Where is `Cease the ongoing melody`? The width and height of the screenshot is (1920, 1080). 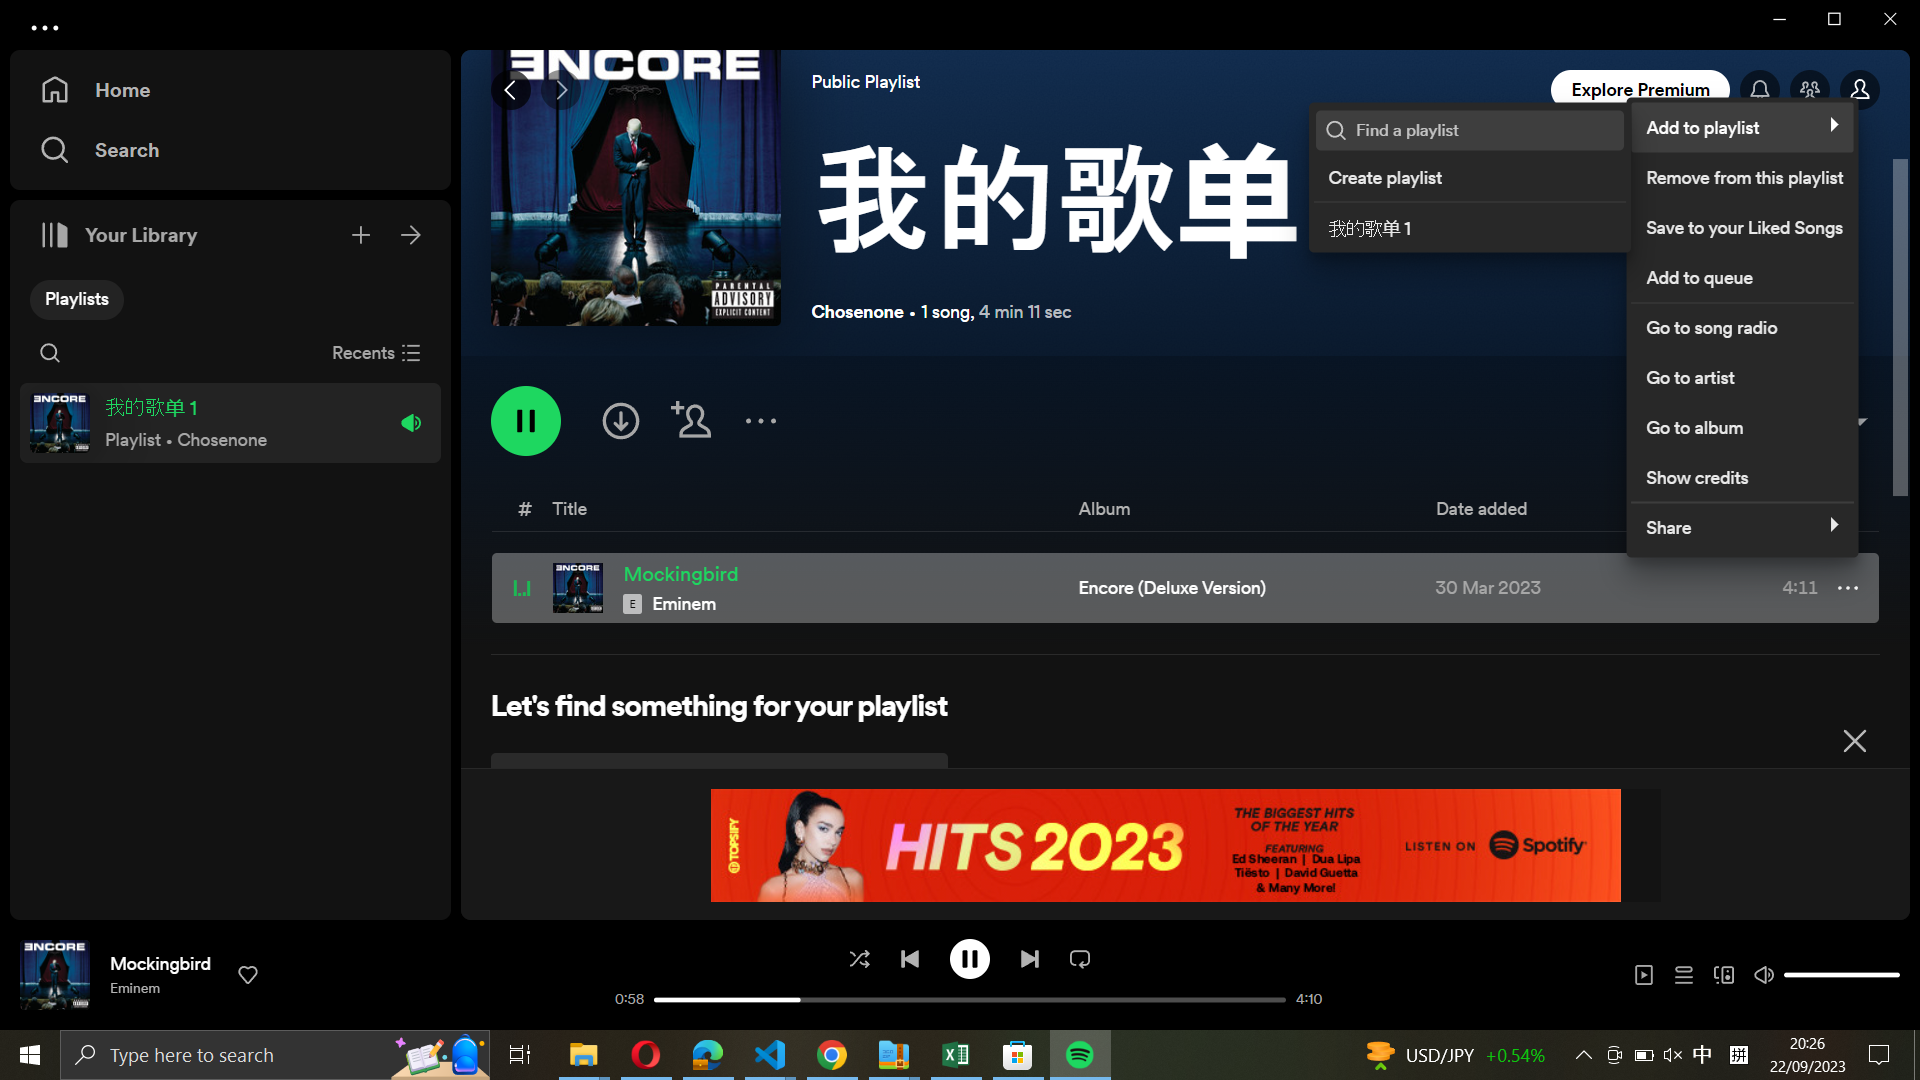
Cease the ongoing melody is located at coordinates (970, 956).